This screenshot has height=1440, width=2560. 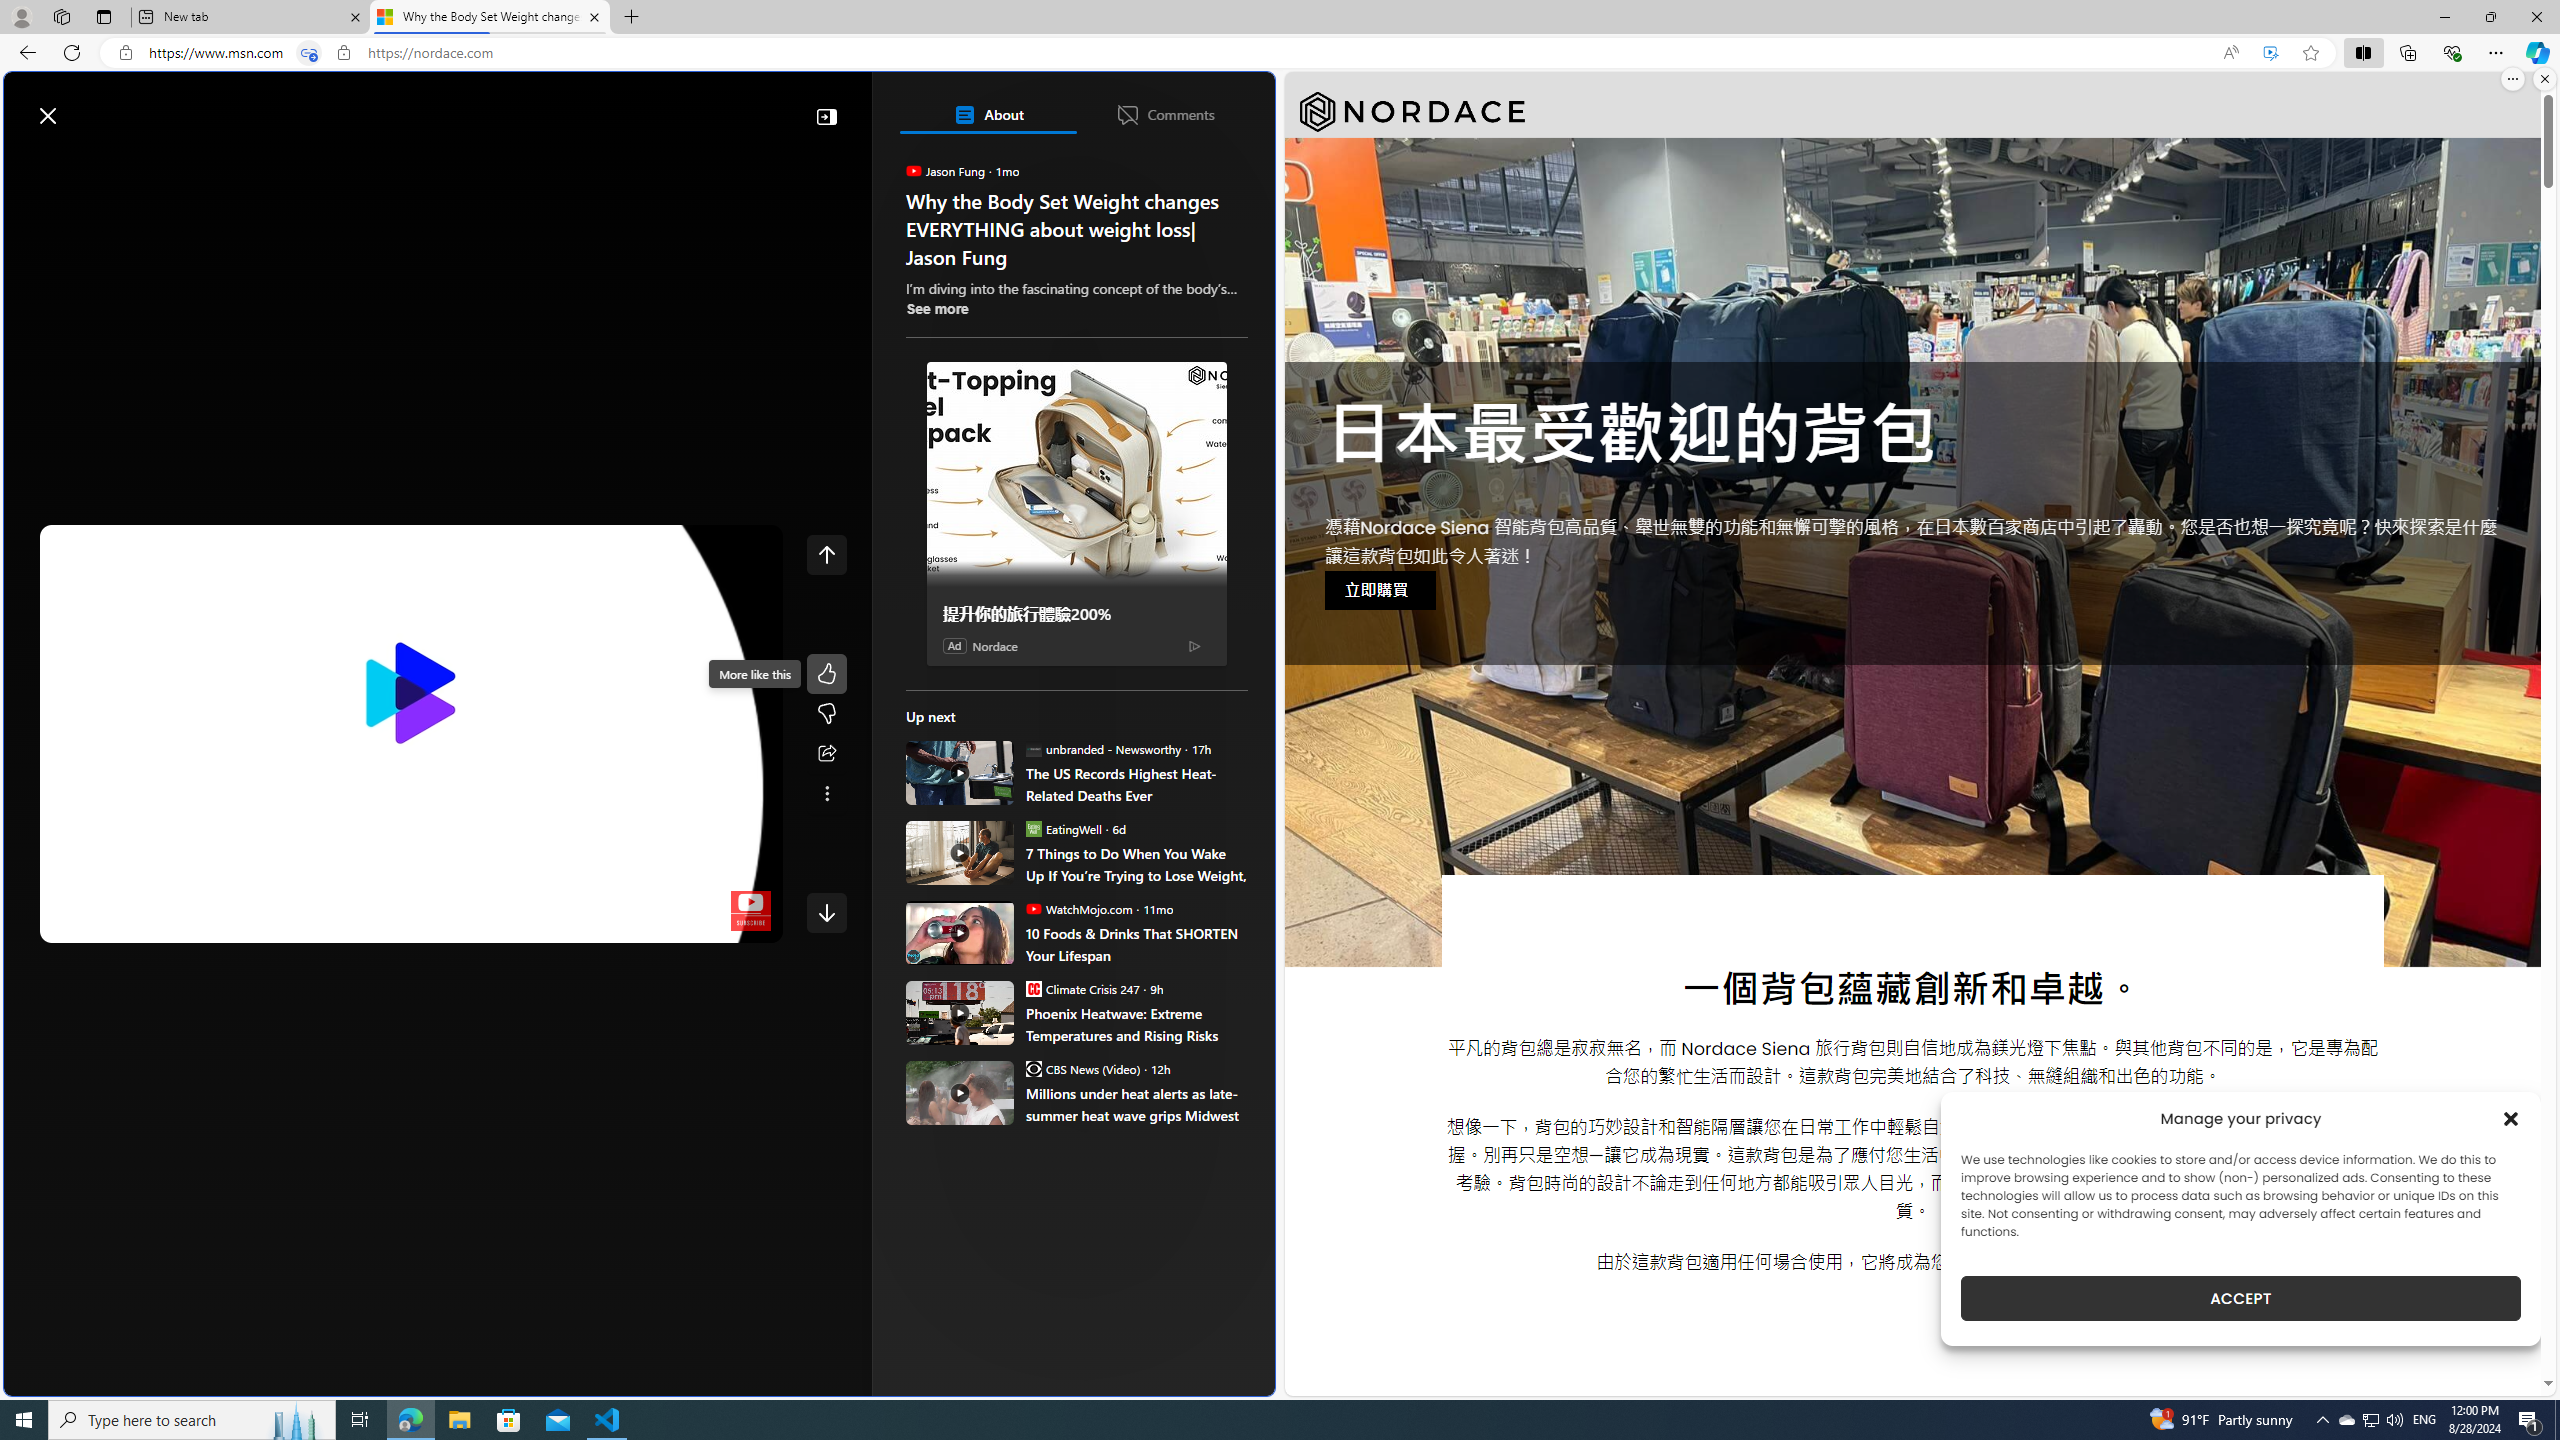 I want to click on 'unbranded - Newsworthy', so click(x=1031, y=747).